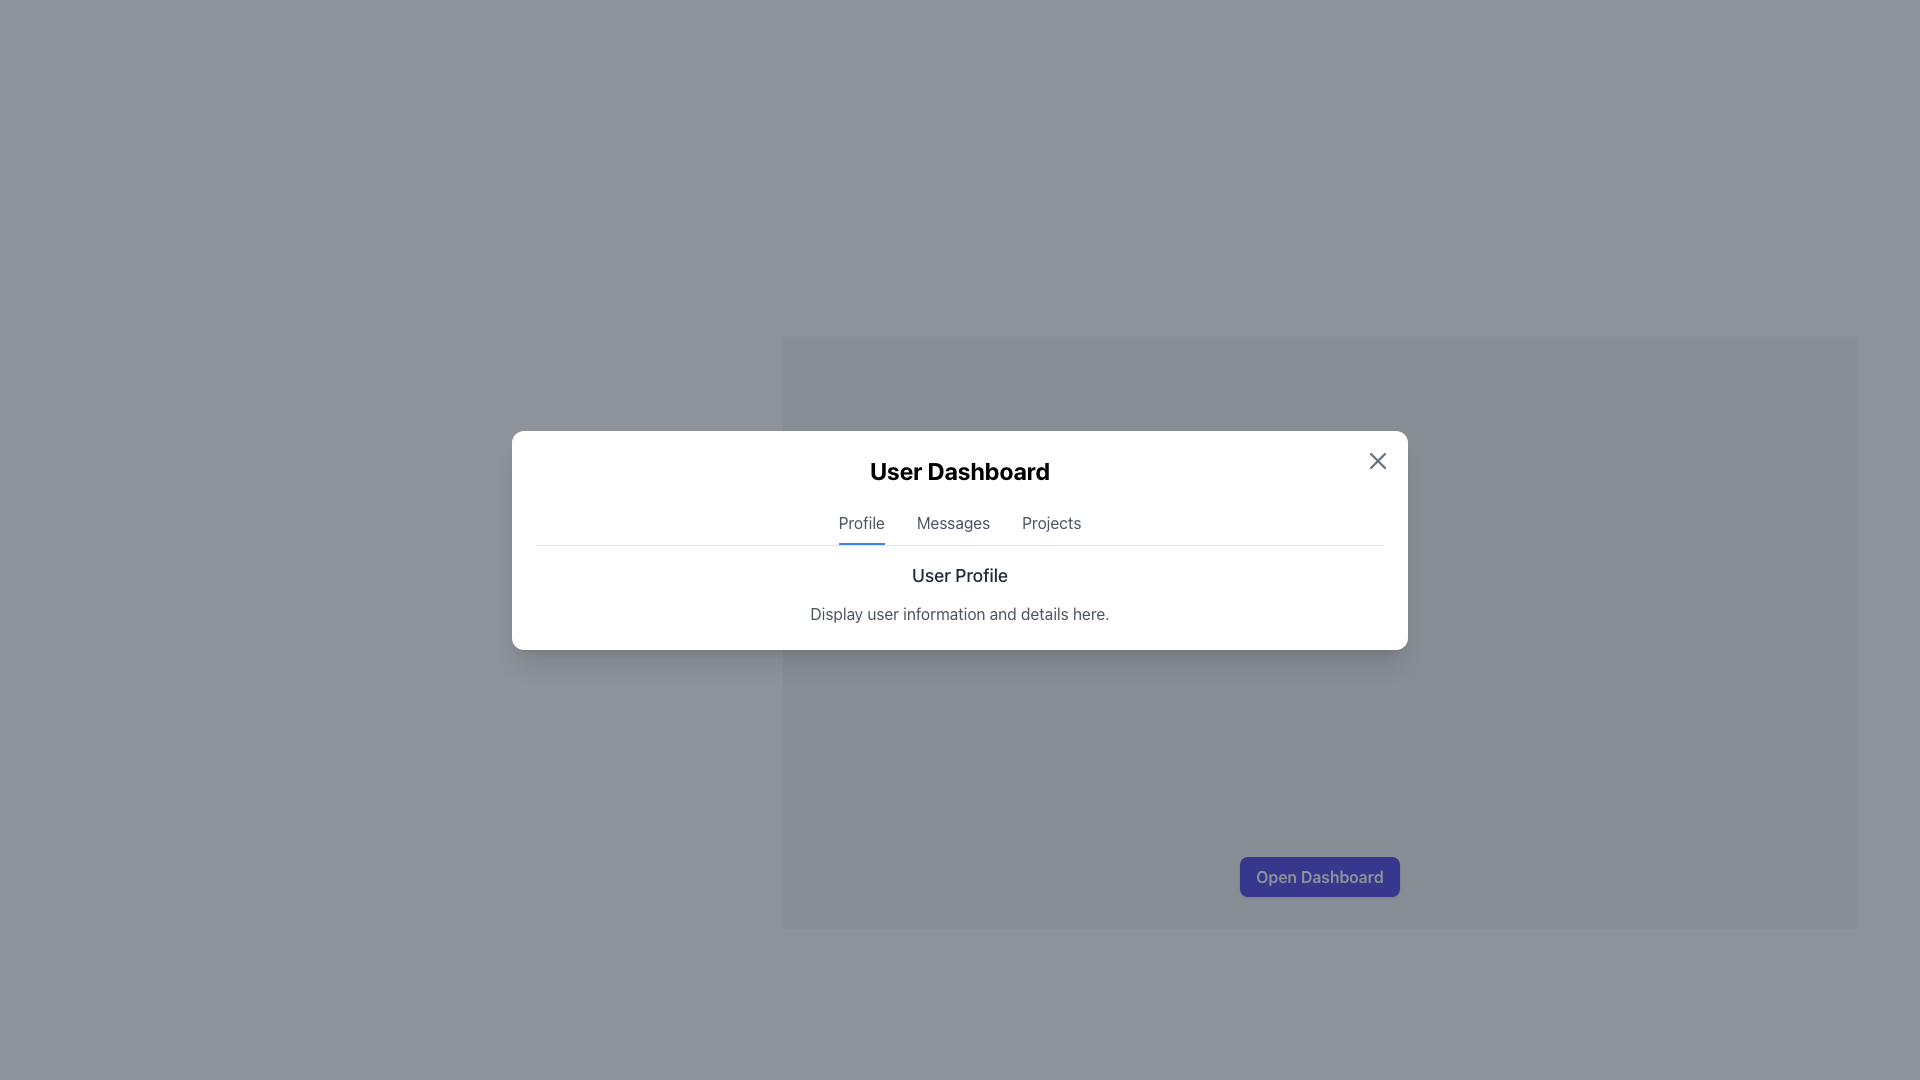 The image size is (1920, 1080). What do you see at coordinates (960, 540) in the screenshot?
I see `the 'Profile' navigation tab within the centered modal window titled 'User Dashboard' to switch views` at bounding box center [960, 540].